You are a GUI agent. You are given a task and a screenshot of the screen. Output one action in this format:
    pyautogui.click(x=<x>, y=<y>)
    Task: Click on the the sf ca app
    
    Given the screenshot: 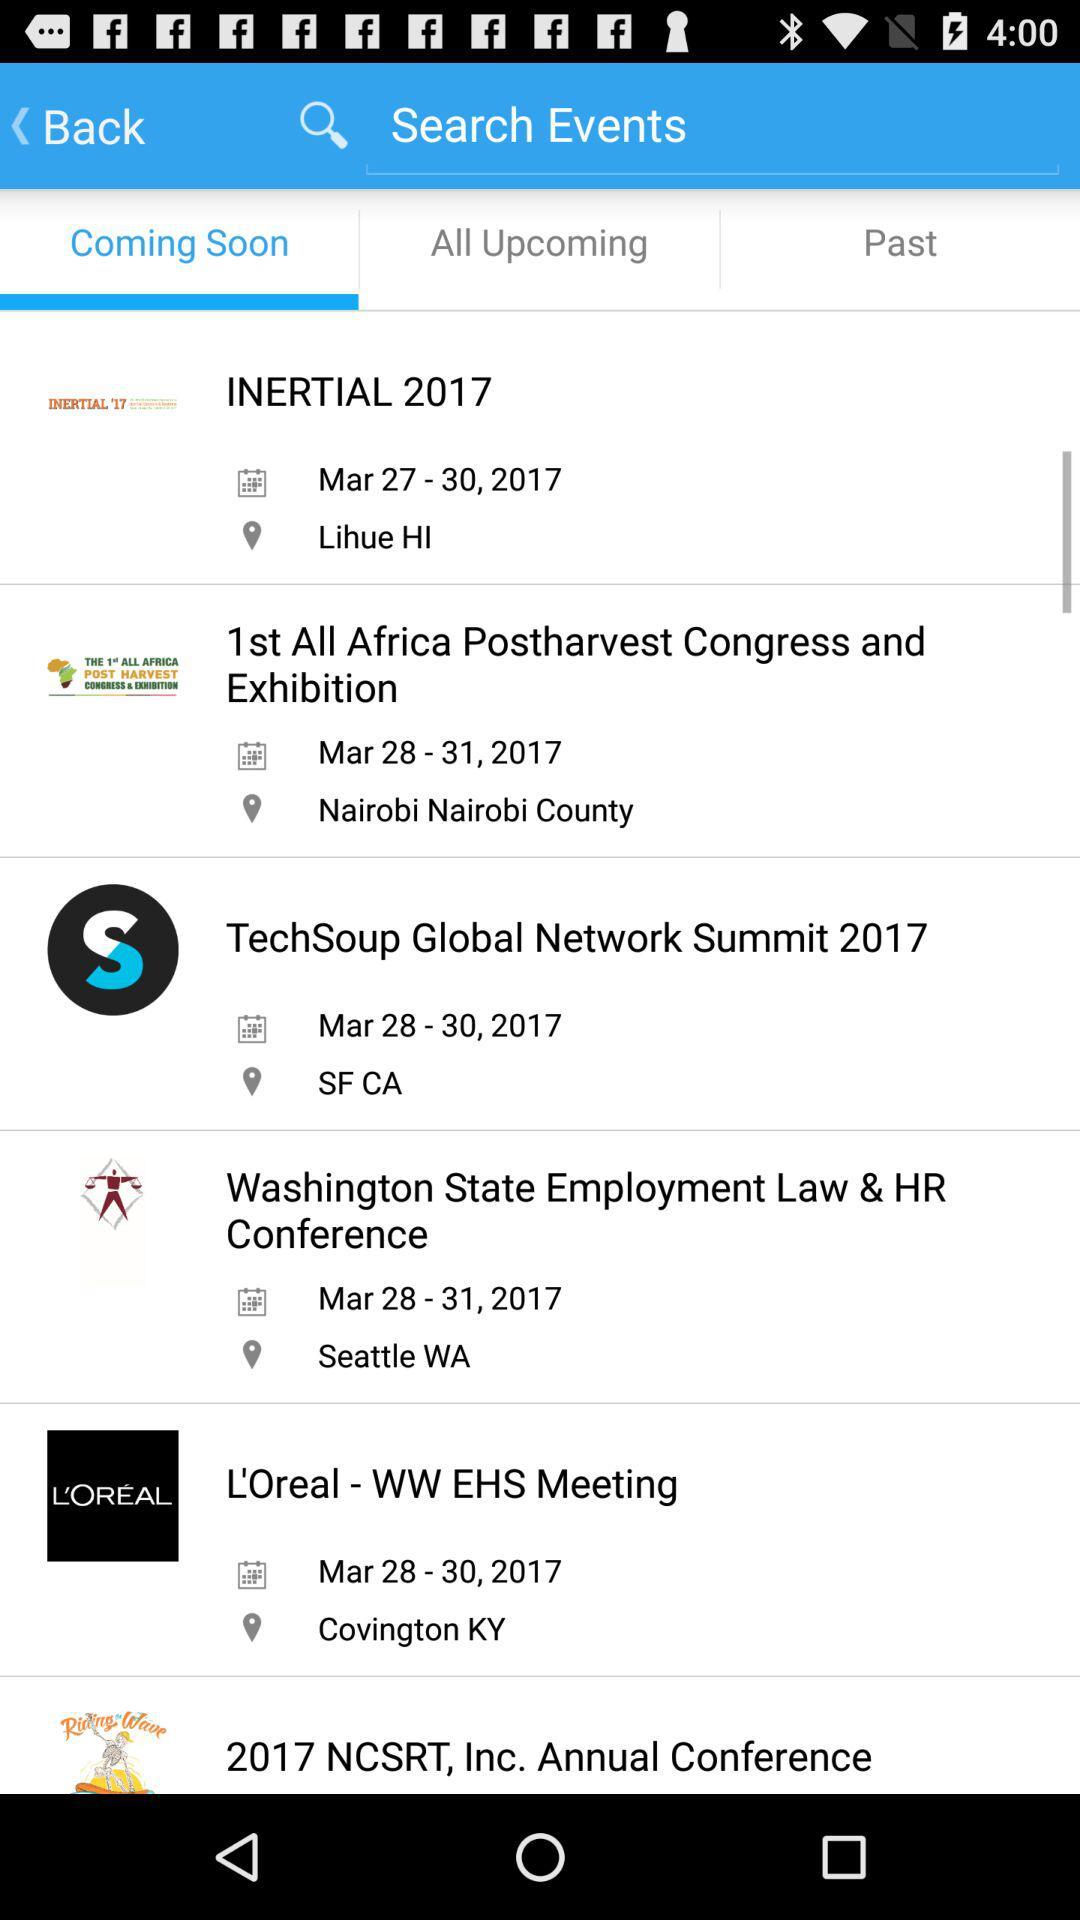 What is the action you would take?
    pyautogui.click(x=358, y=1080)
    